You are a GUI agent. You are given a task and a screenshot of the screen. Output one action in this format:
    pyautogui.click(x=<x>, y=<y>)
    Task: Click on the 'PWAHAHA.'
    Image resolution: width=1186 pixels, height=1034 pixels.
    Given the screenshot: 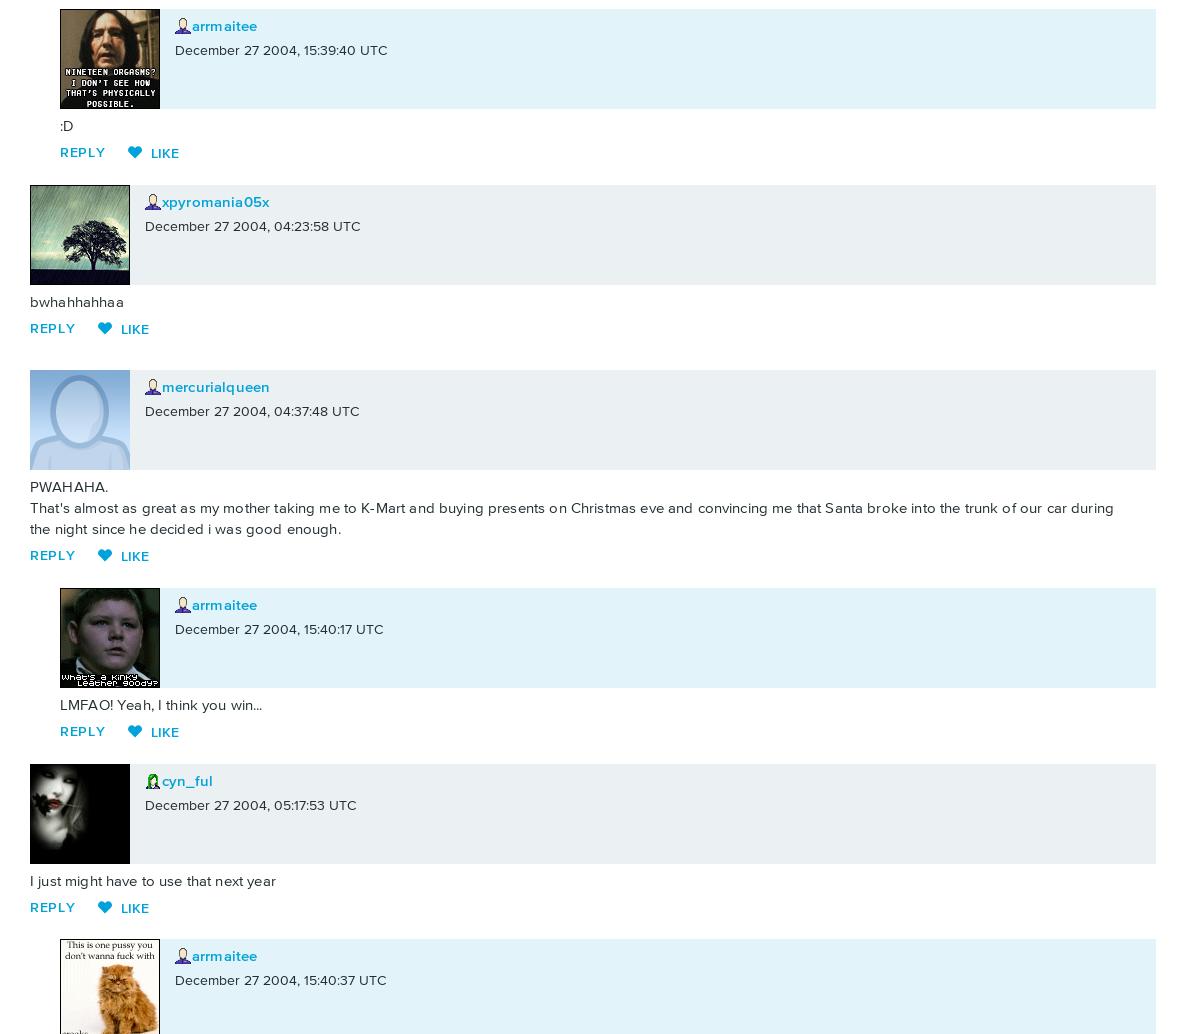 What is the action you would take?
    pyautogui.click(x=69, y=486)
    